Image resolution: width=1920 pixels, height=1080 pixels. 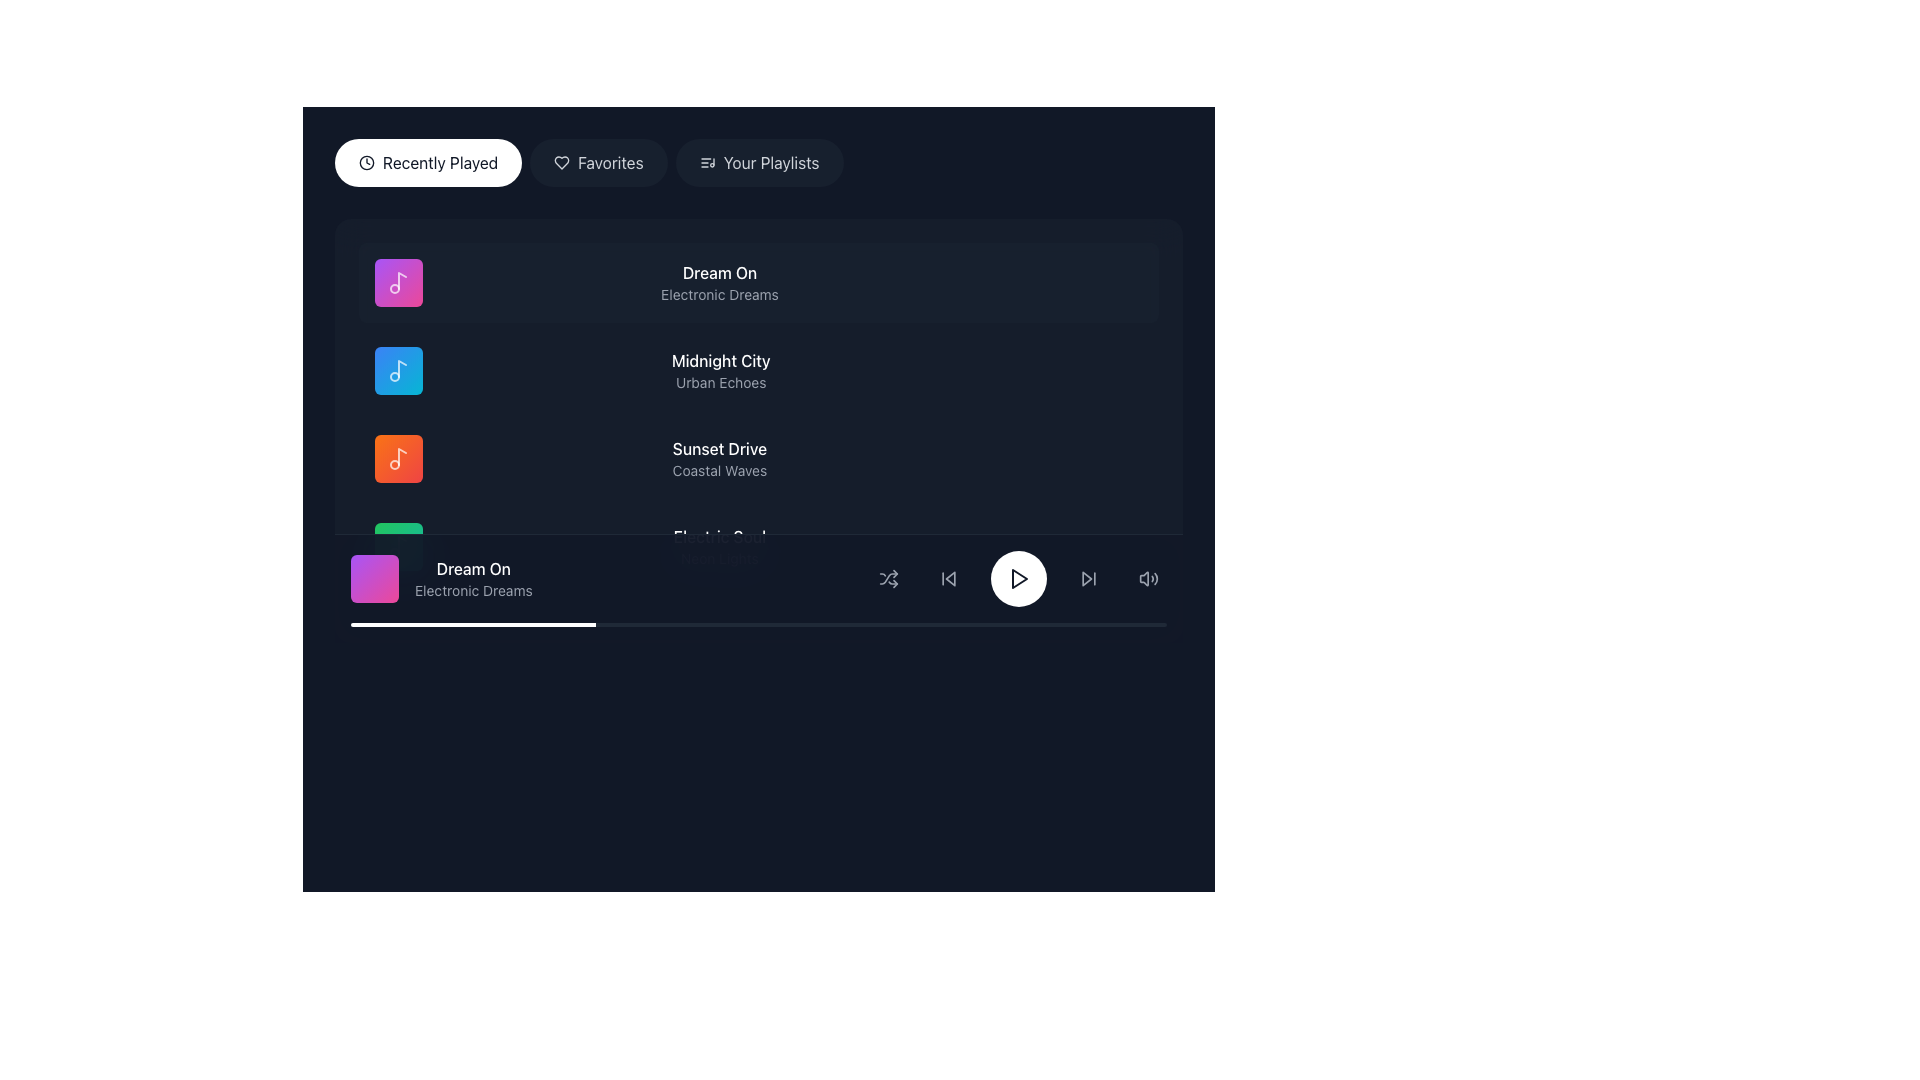 I want to click on the small music note icon representing a list, which is located to the left of the 'Your Playlists' button text, so click(x=707, y=161).